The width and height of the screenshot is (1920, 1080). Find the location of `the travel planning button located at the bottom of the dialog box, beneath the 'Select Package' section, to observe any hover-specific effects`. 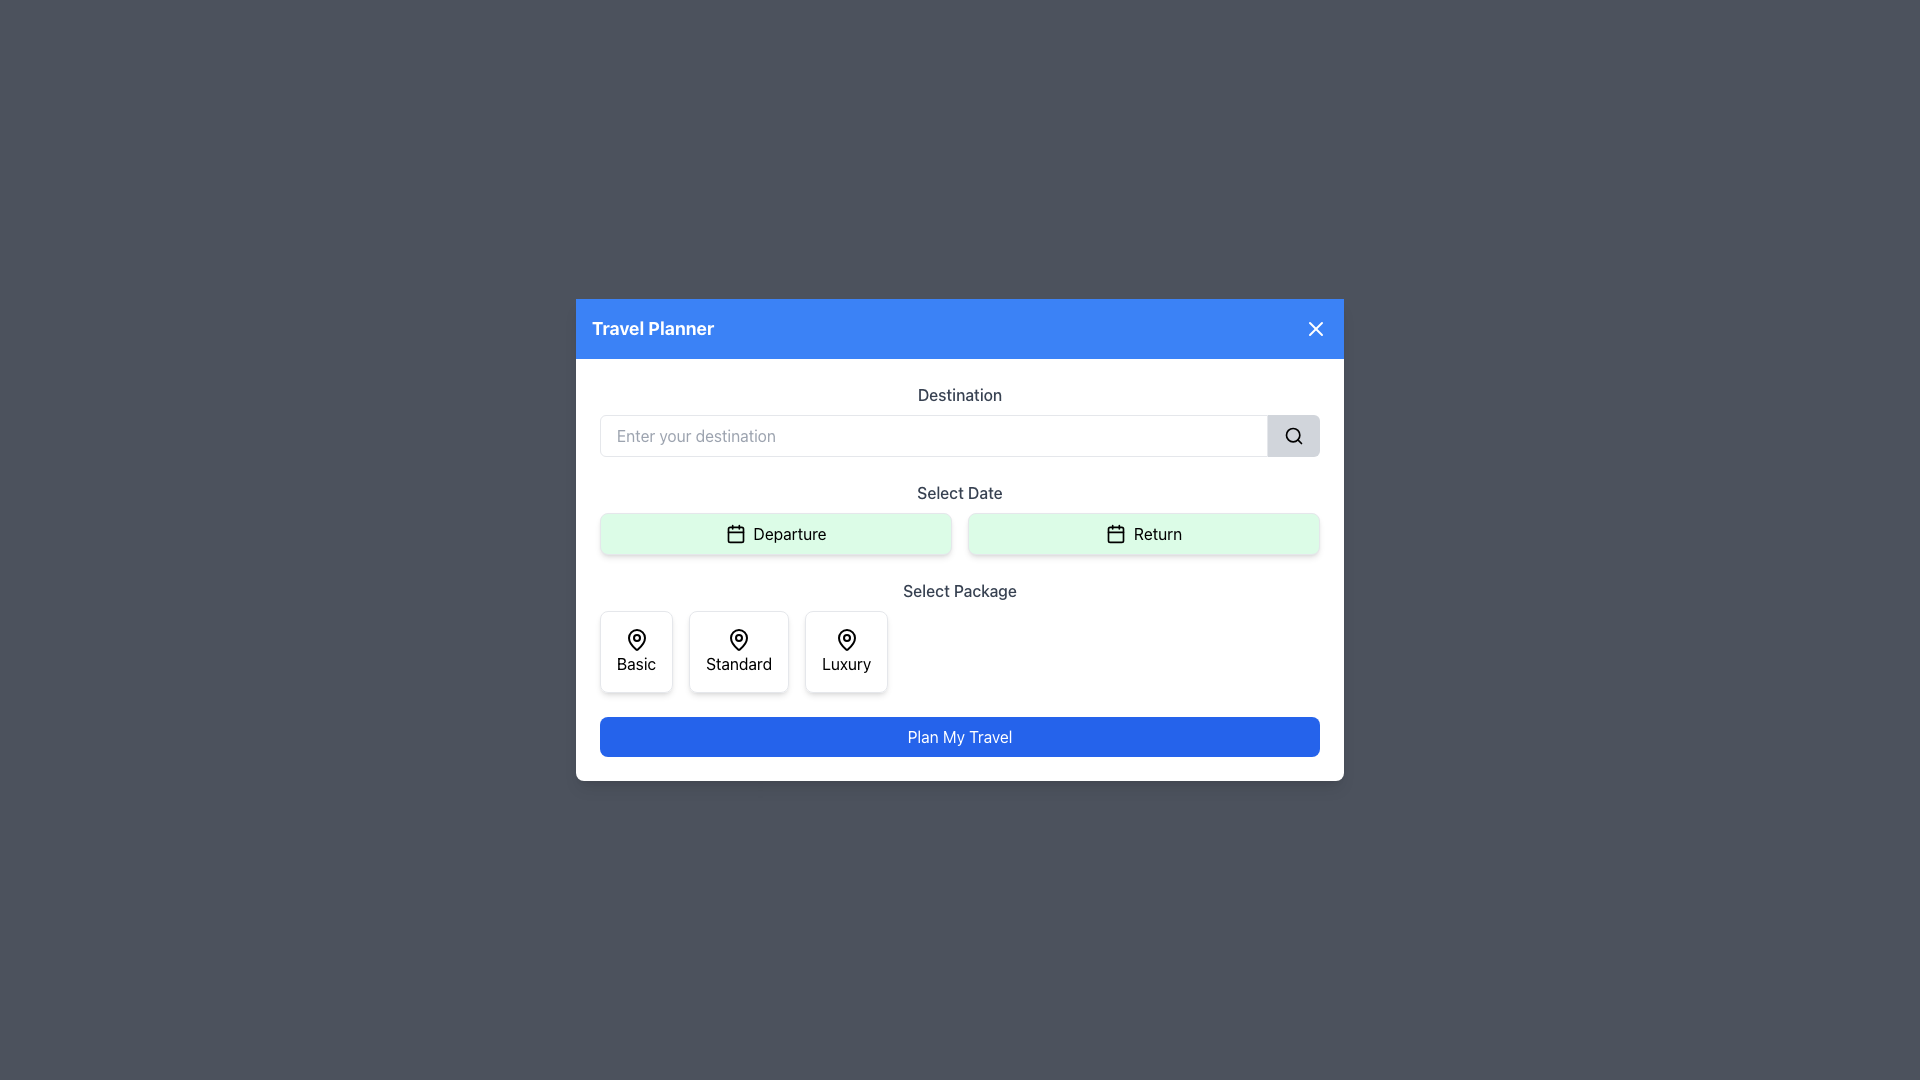

the travel planning button located at the bottom of the dialog box, beneath the 'Select Package' section, to observe any hover-specific effects is located at coordinates (960, 736).